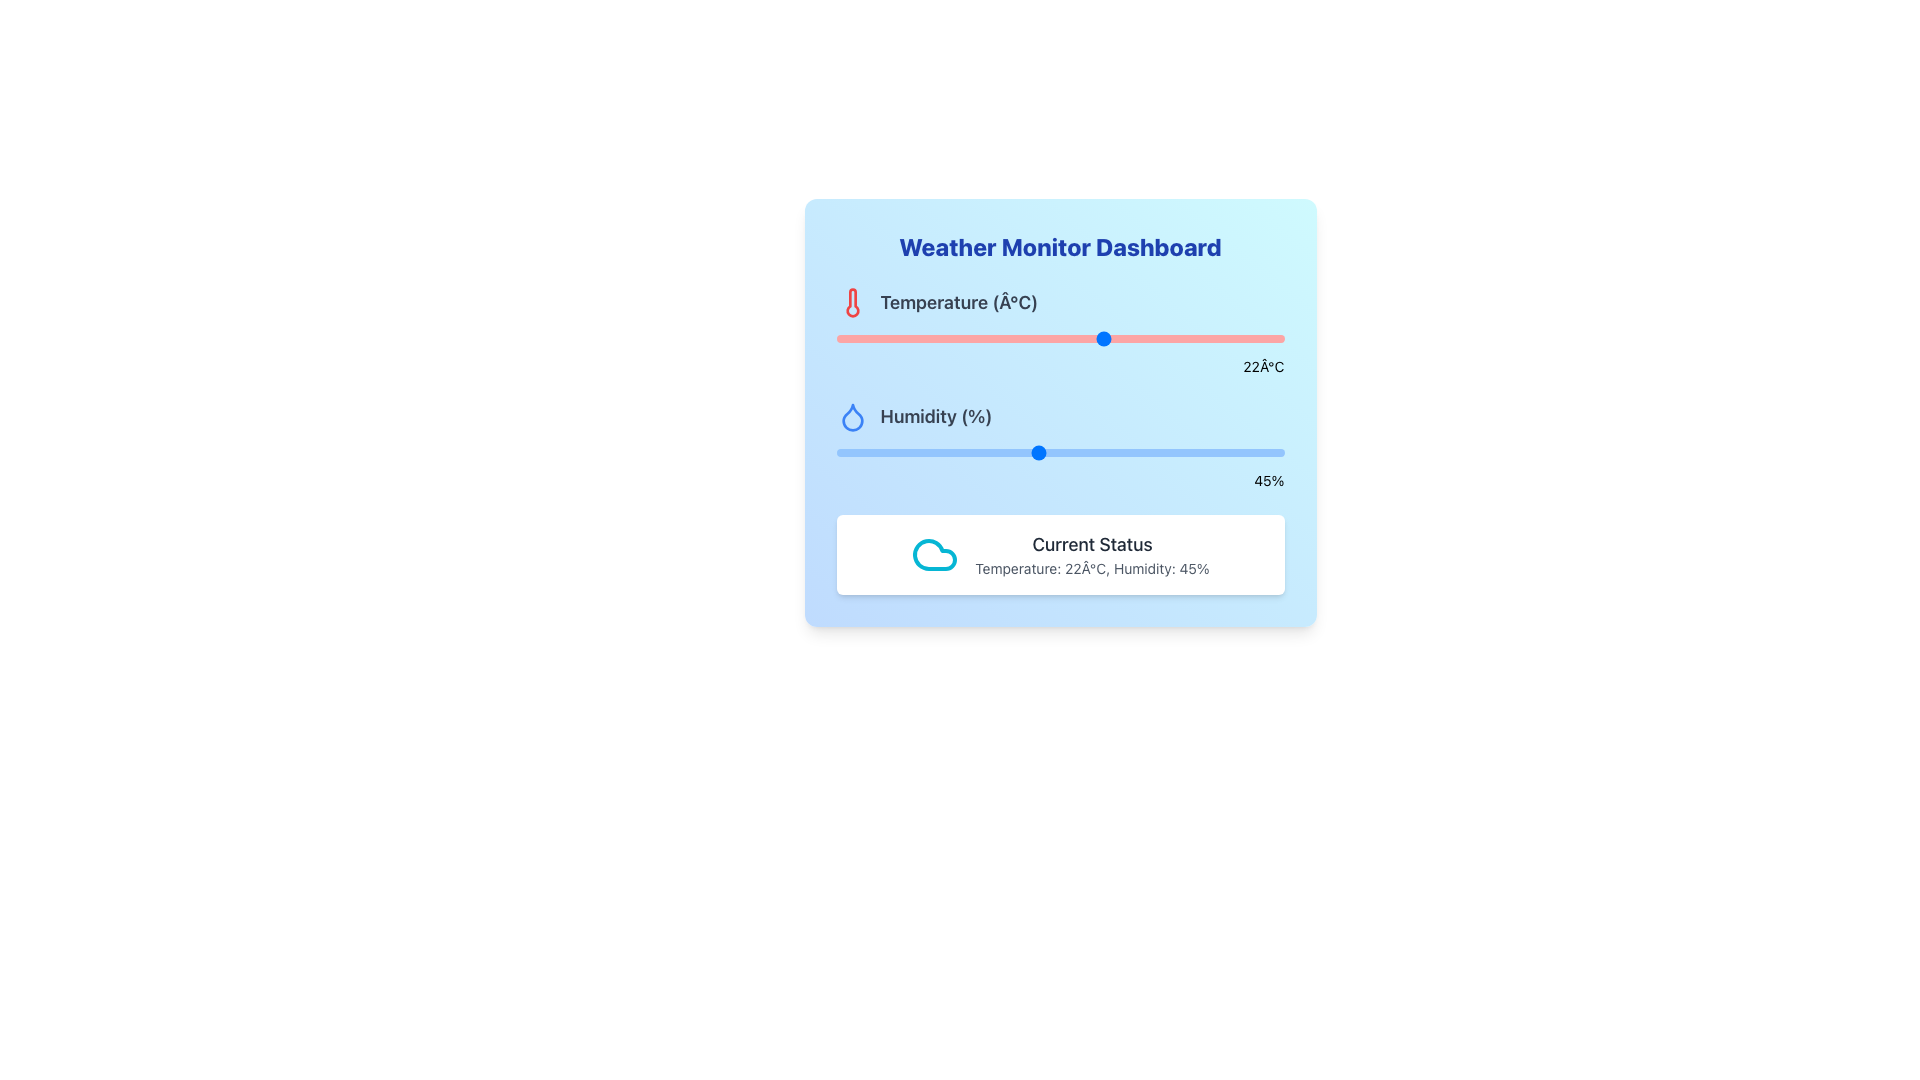 Image resolution: width=1920 pixels, height=1080 pixels. I want to click on the humidity slider, so click(1127, 452).